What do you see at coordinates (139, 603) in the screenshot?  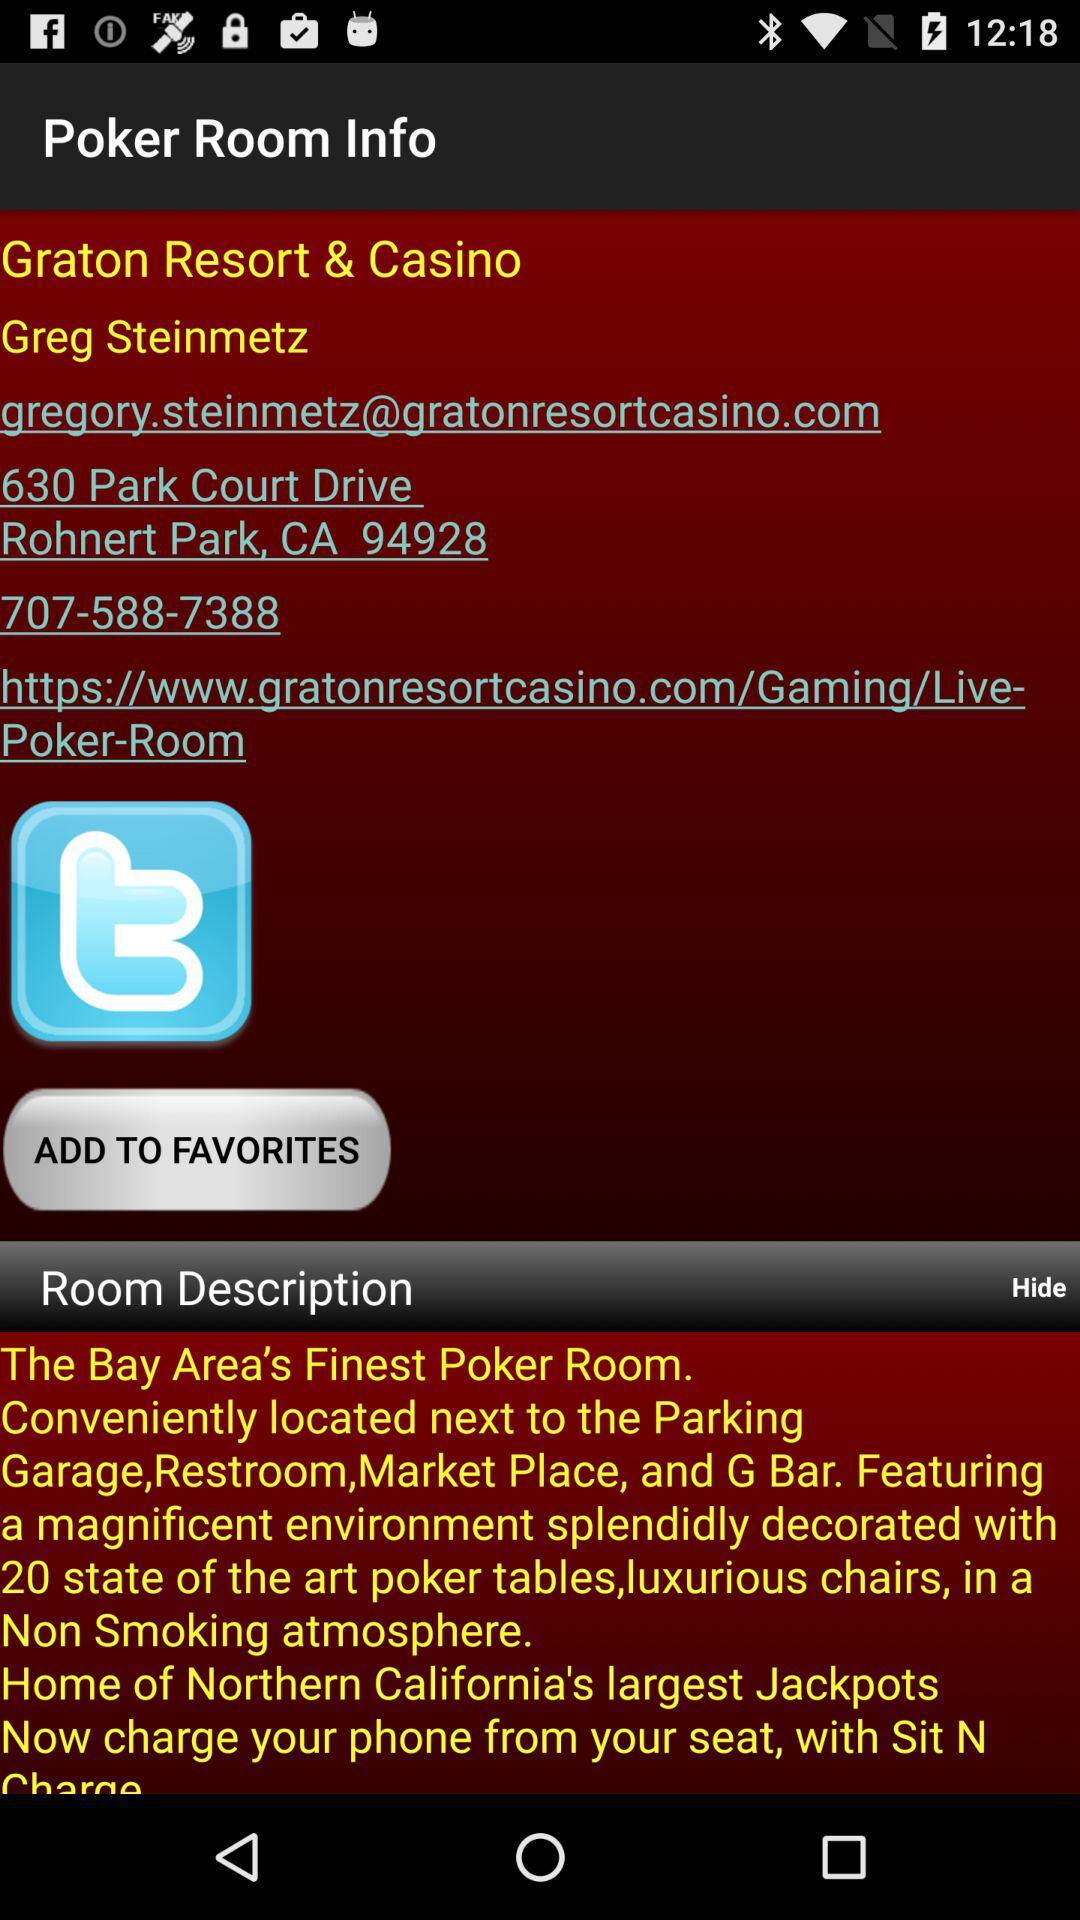 I see `the 707-588-7388 item` at bounding box center [139, 603].